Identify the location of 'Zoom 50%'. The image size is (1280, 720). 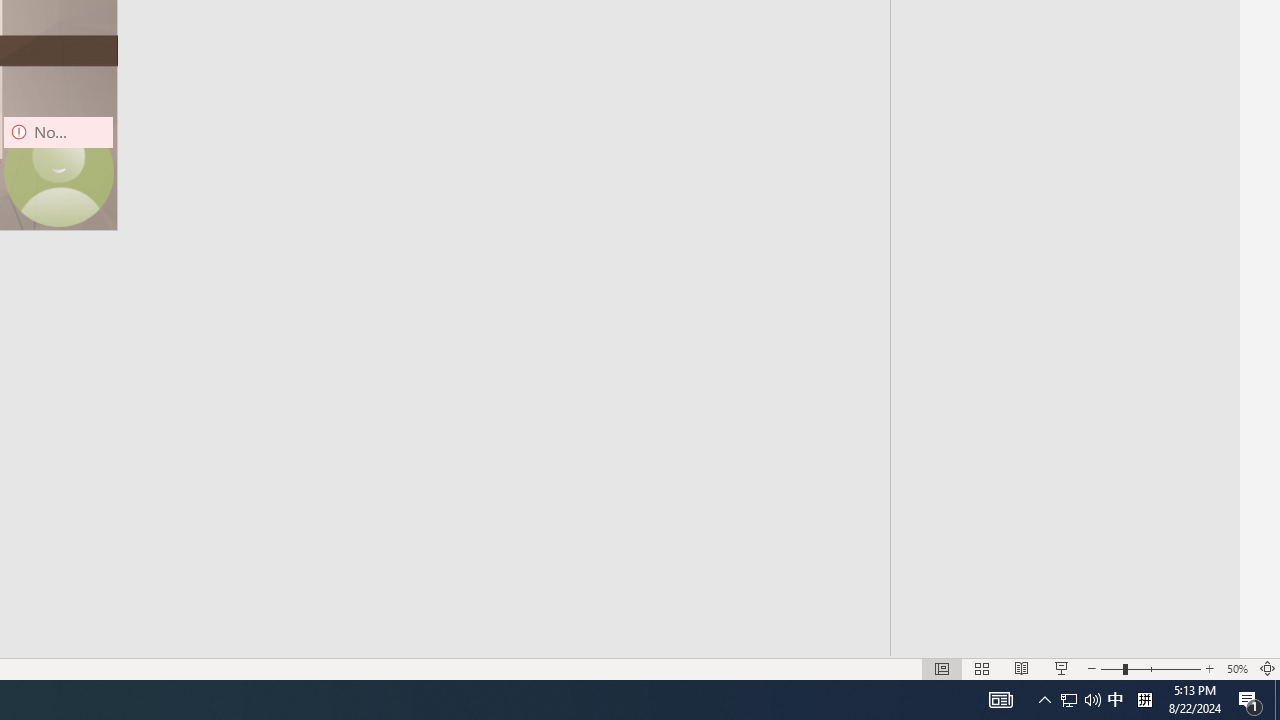
(1236, 669).